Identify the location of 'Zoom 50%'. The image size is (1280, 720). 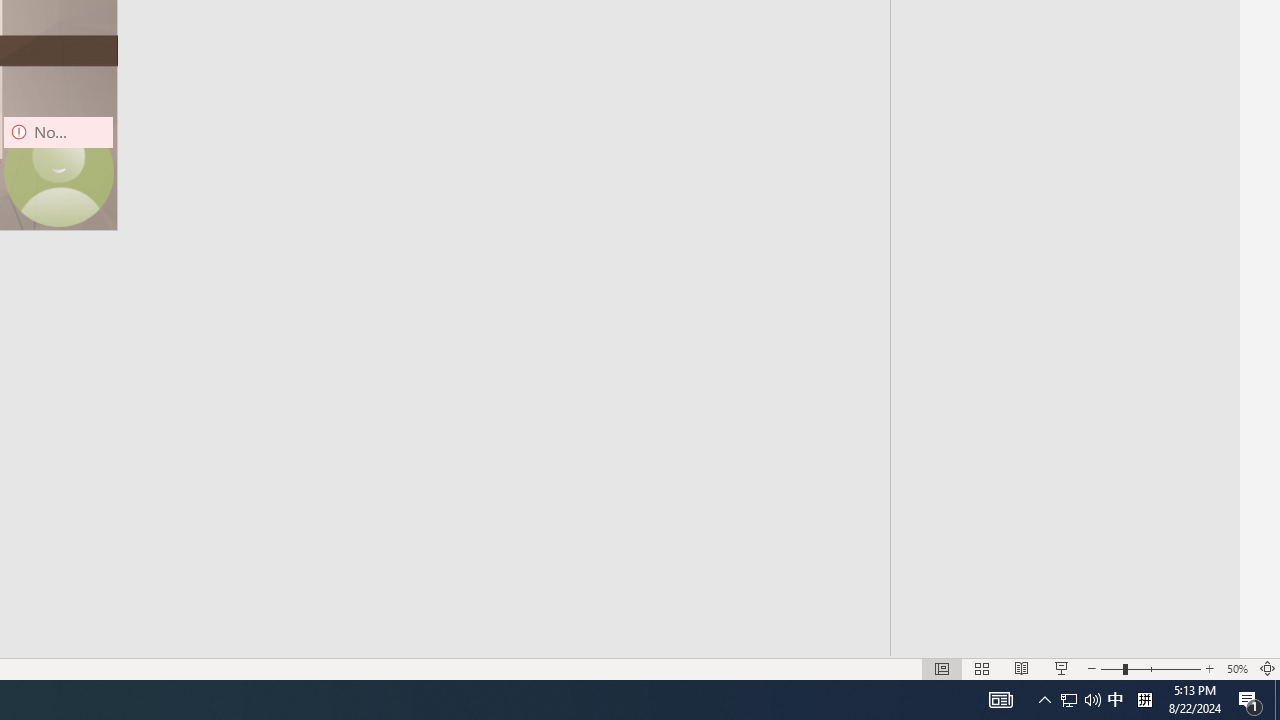
(1236, 669).